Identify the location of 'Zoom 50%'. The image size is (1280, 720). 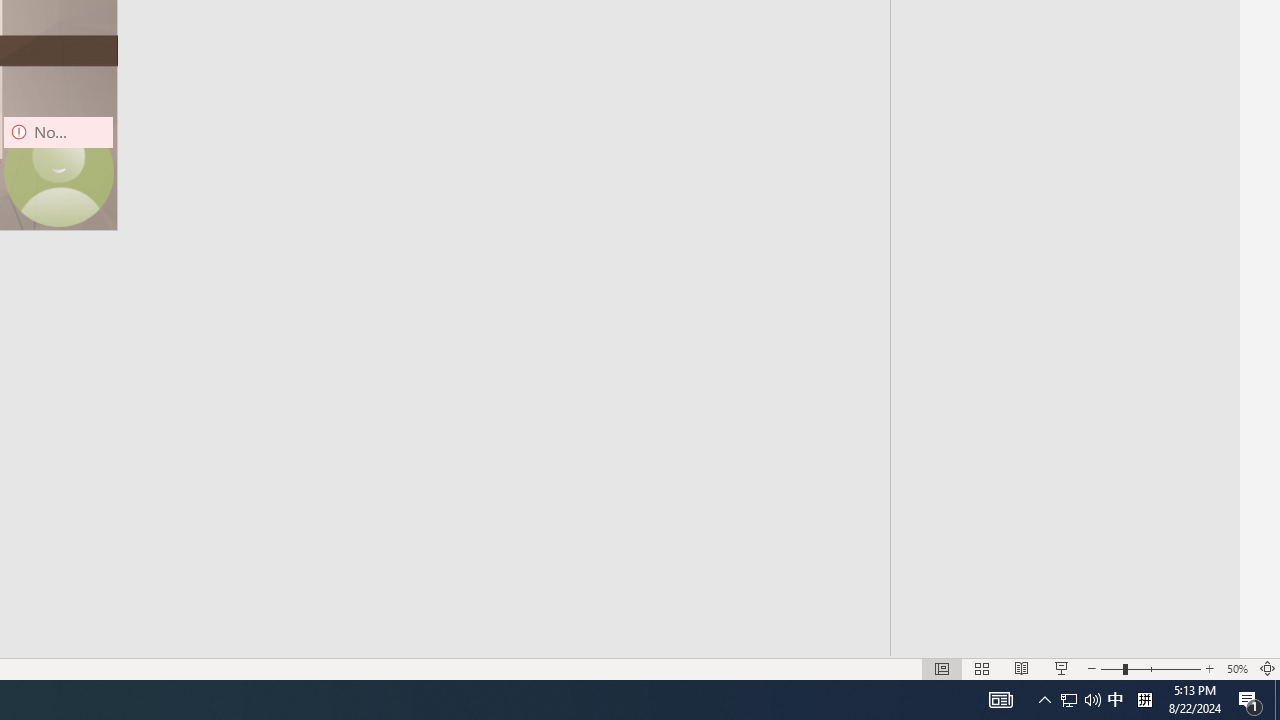
(1236, 669).